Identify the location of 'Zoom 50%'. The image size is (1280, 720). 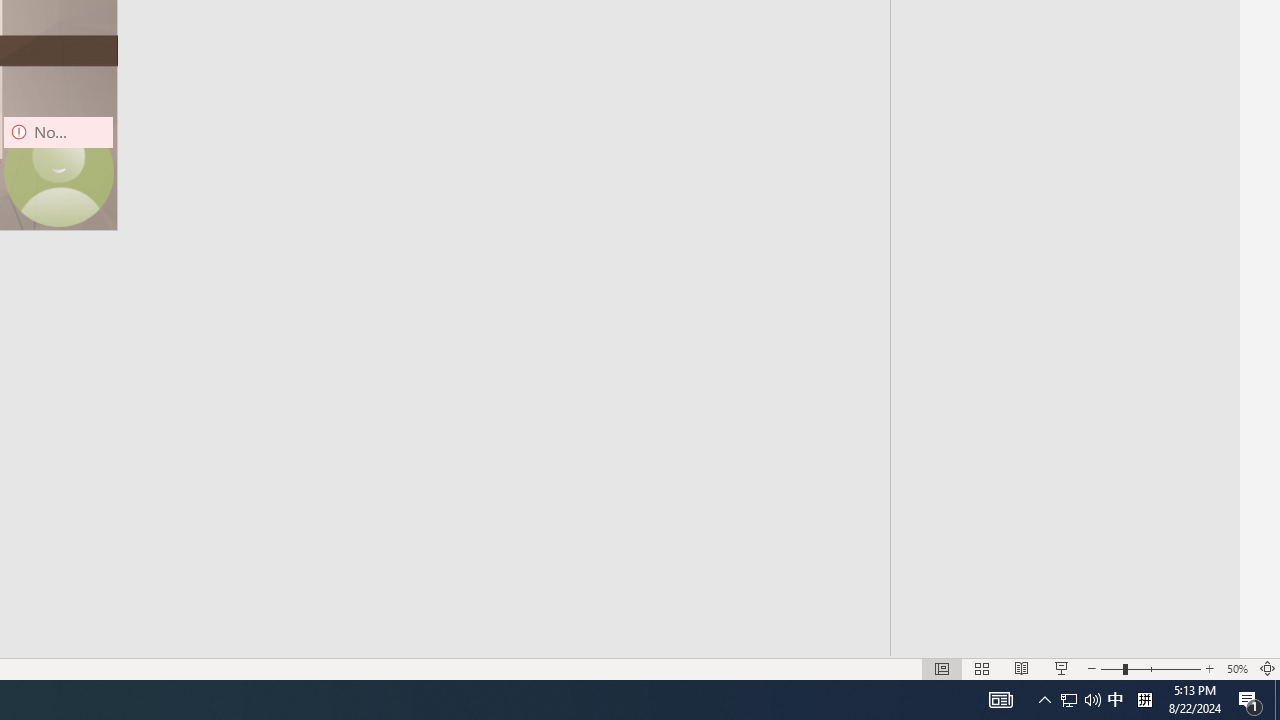
(1236, 669).